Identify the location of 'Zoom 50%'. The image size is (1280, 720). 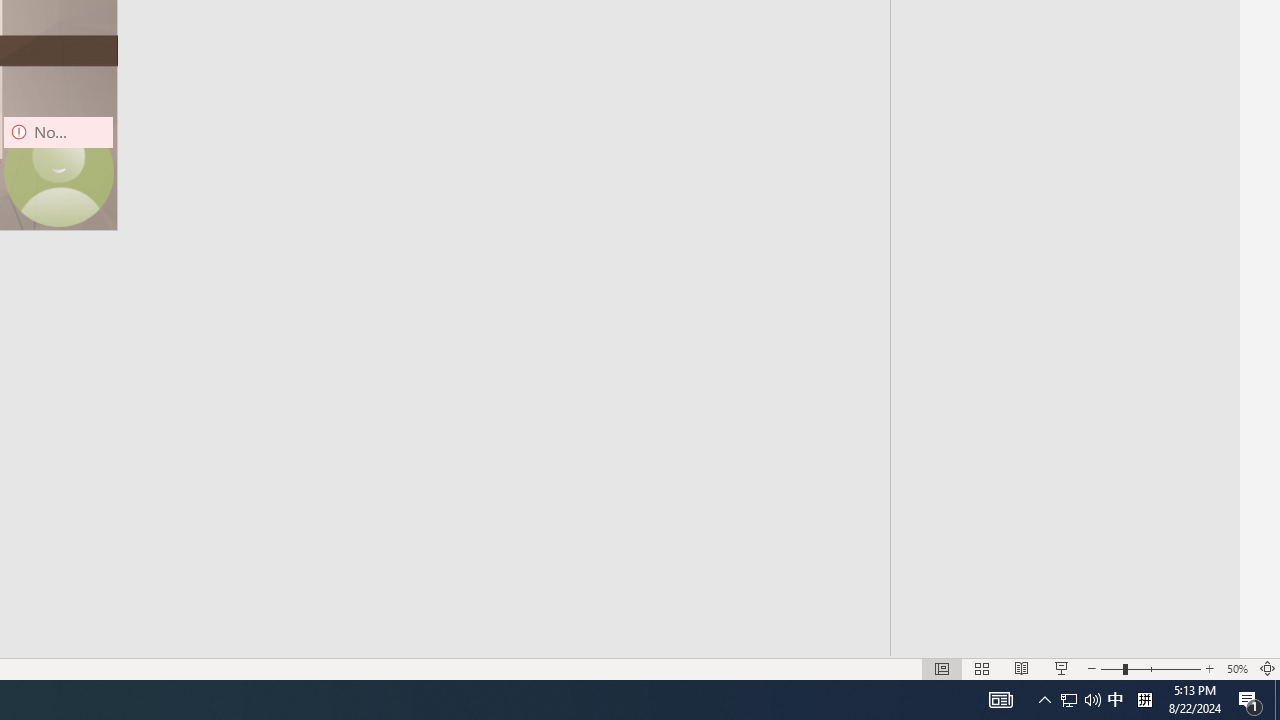
(1236, 669).